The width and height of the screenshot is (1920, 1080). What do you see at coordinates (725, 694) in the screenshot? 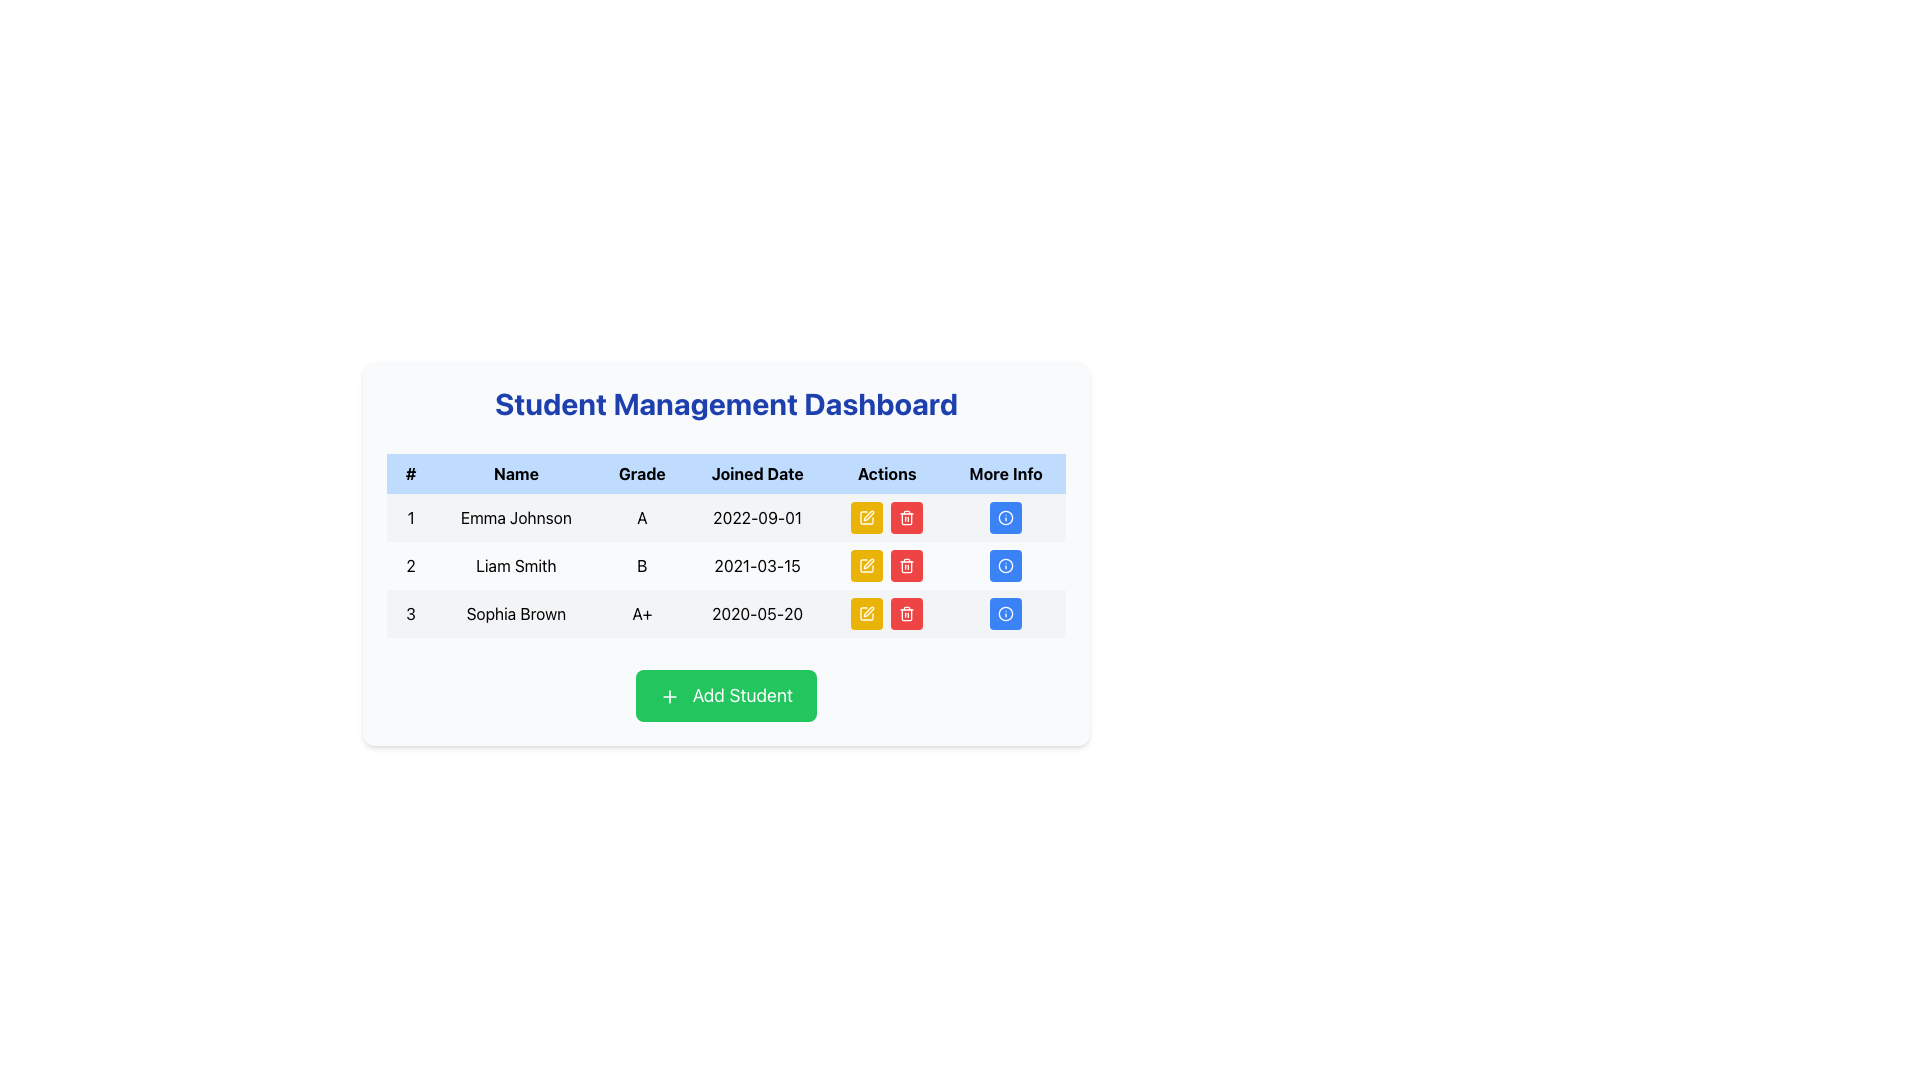
I see `the green rectangular button labeled 'Add Student'` at bounding box center [725, 694].